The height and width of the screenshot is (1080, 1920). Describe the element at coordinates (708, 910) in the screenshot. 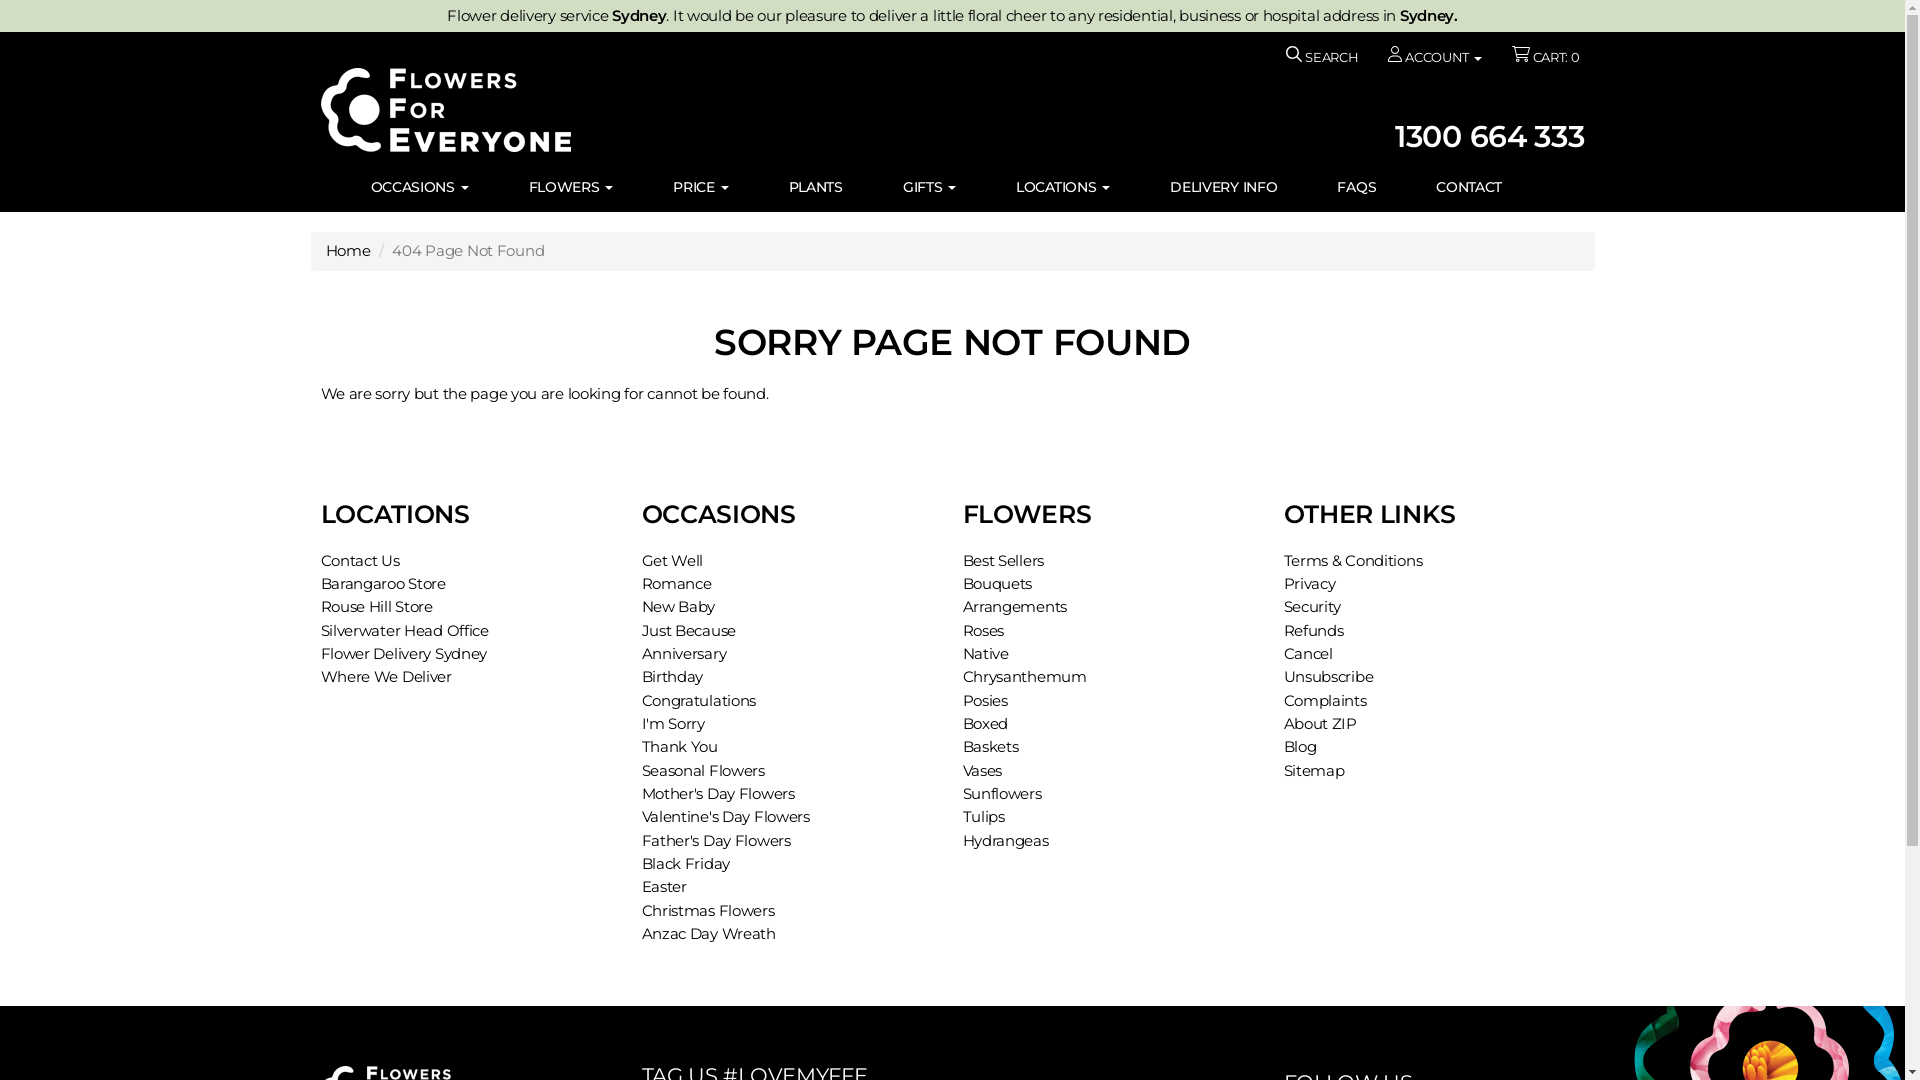

I see `'Christmas Flowers'` at that location.